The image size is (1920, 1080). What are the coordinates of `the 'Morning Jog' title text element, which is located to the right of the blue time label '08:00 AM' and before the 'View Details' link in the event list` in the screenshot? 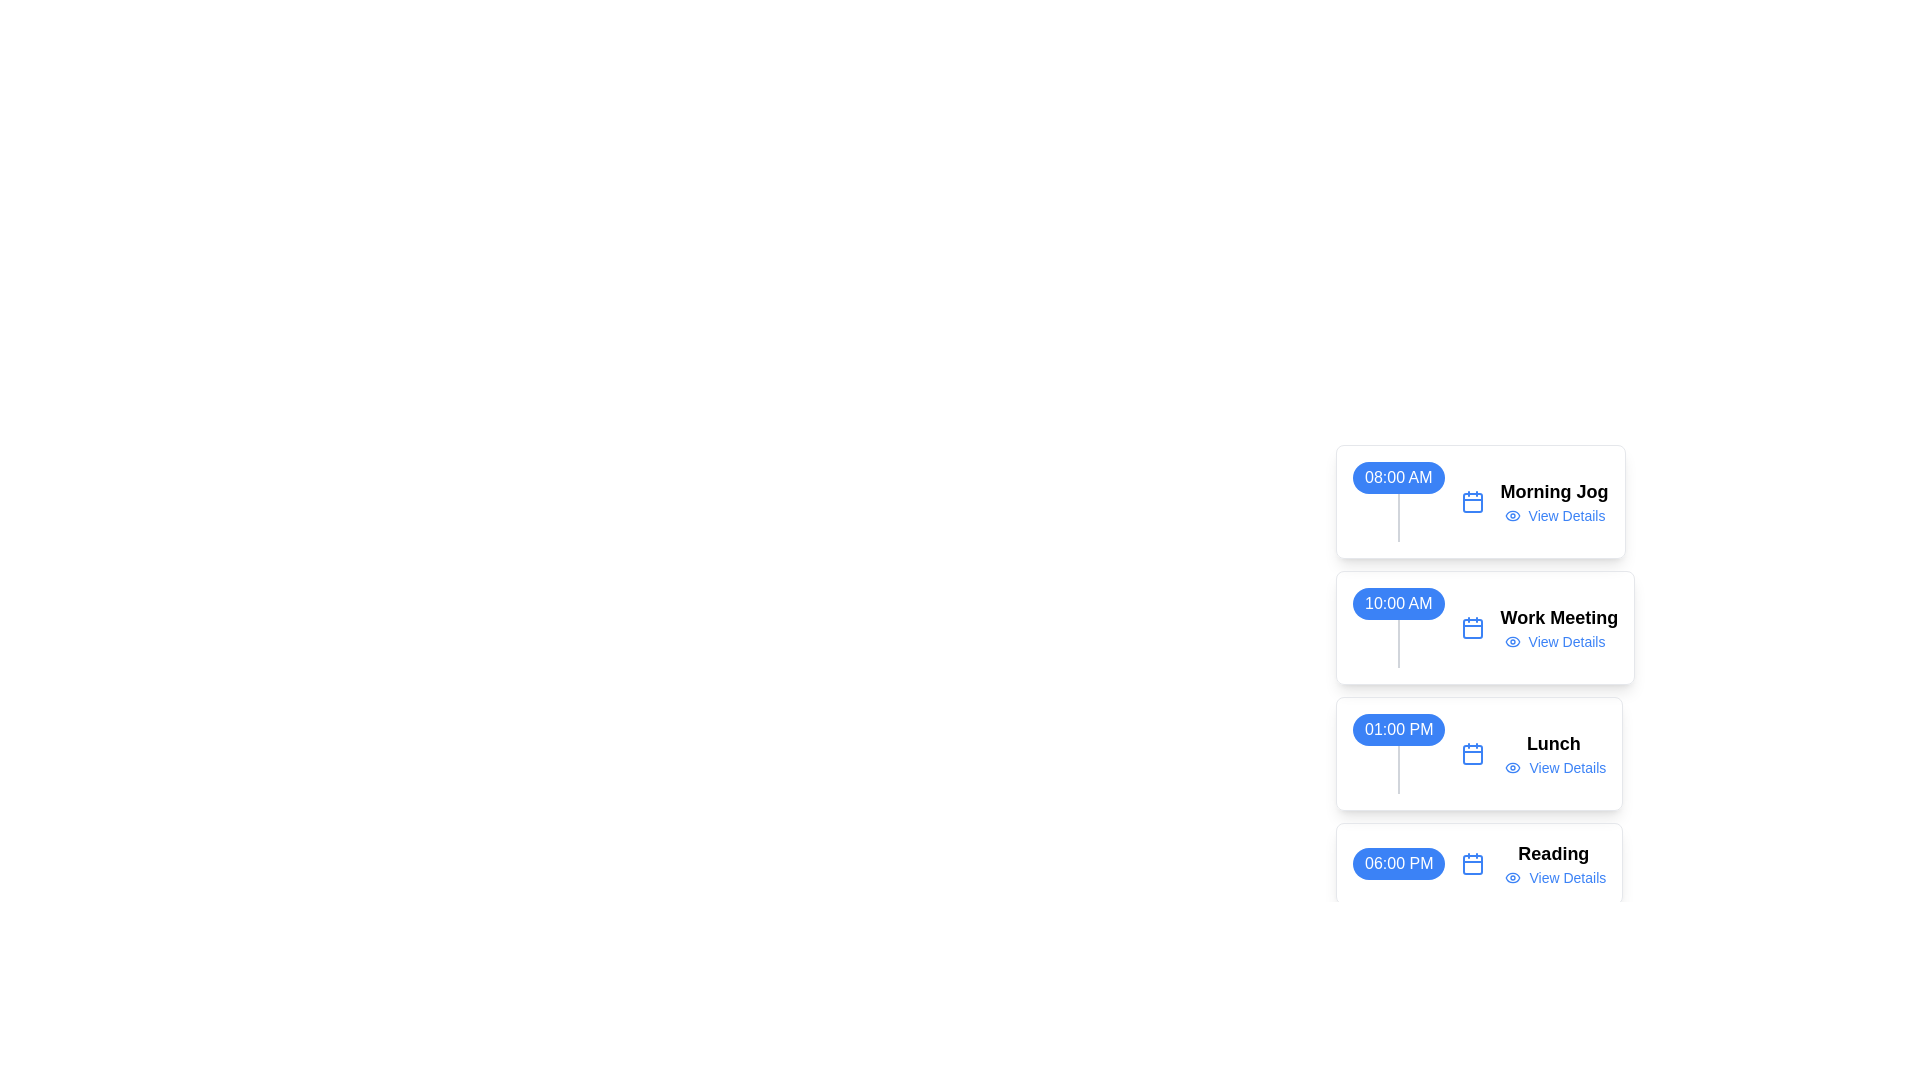 It's located at (1553, 492).